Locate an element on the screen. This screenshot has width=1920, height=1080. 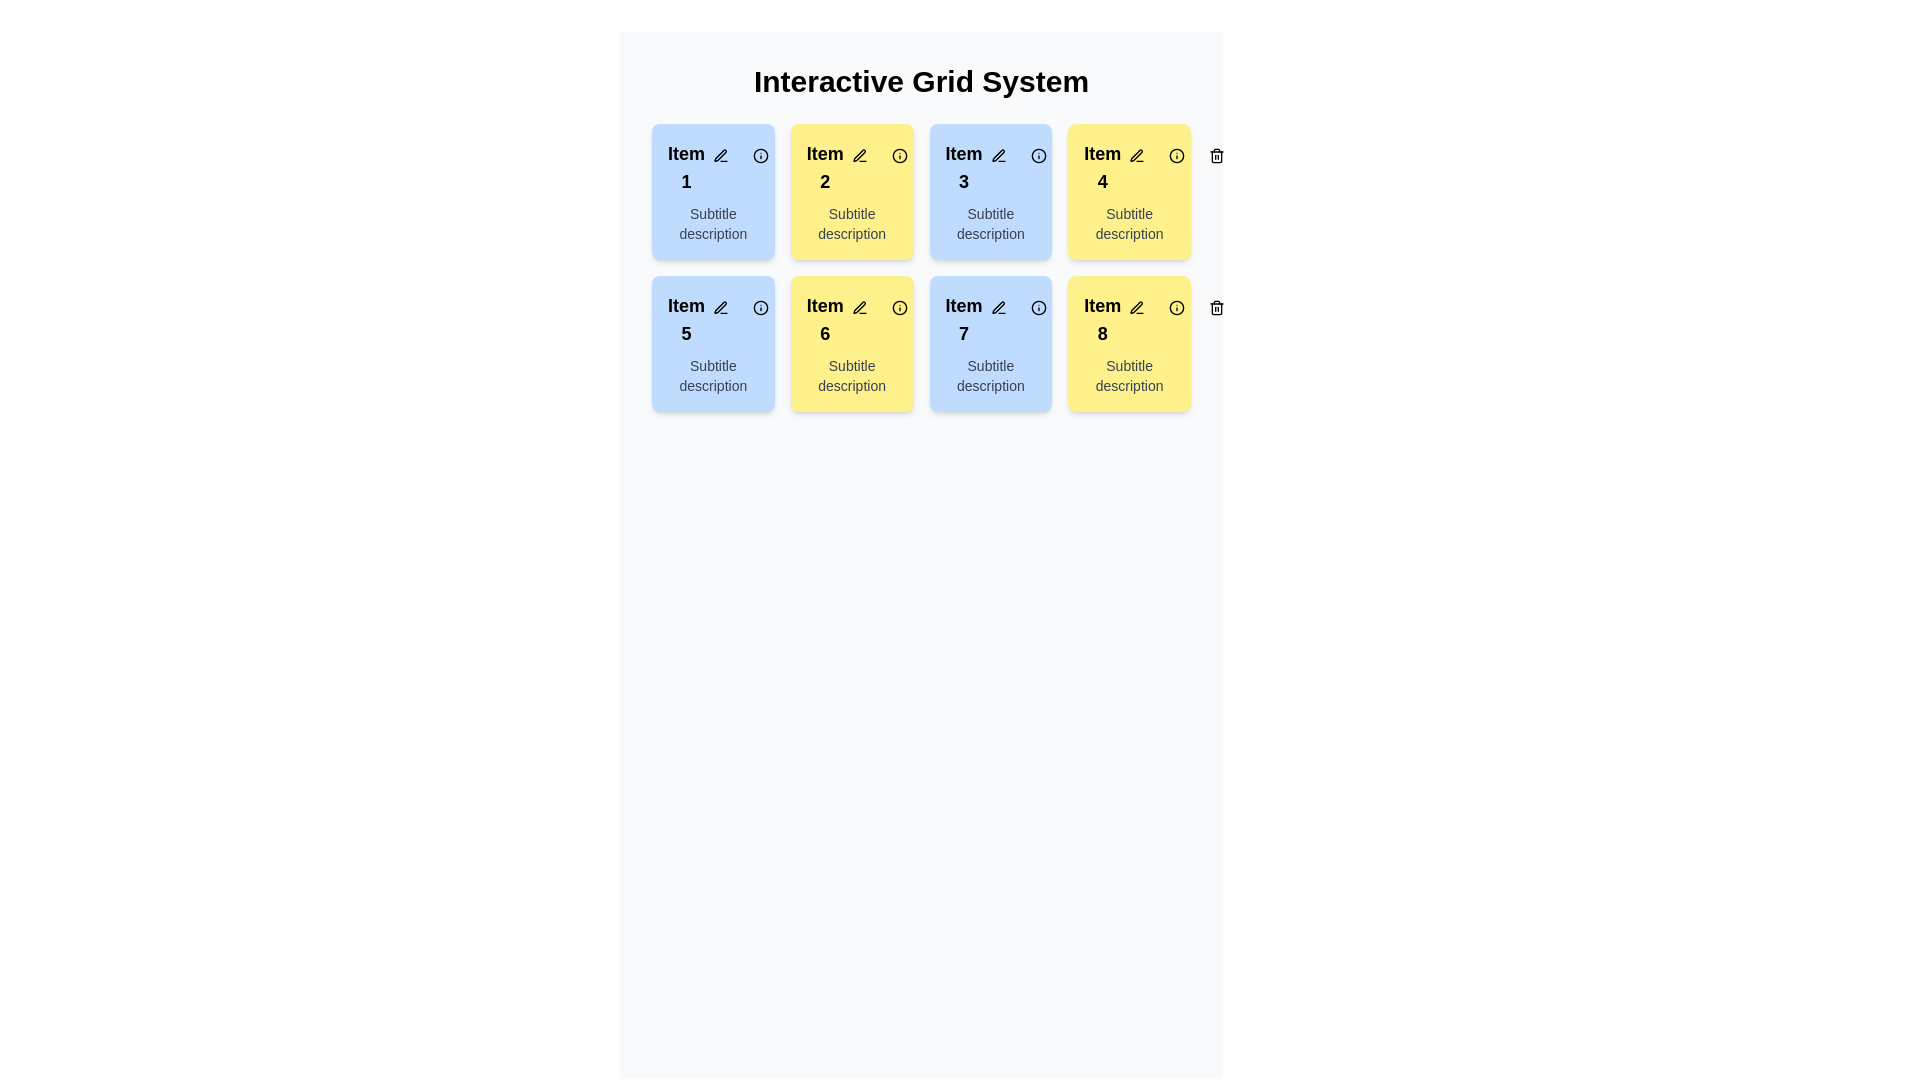
the subtitle text element located at the bottom section of the blue card labeled 'Item 1' in the first row of the grid, which provides additional context about the card is located at coordinates (713, 223).